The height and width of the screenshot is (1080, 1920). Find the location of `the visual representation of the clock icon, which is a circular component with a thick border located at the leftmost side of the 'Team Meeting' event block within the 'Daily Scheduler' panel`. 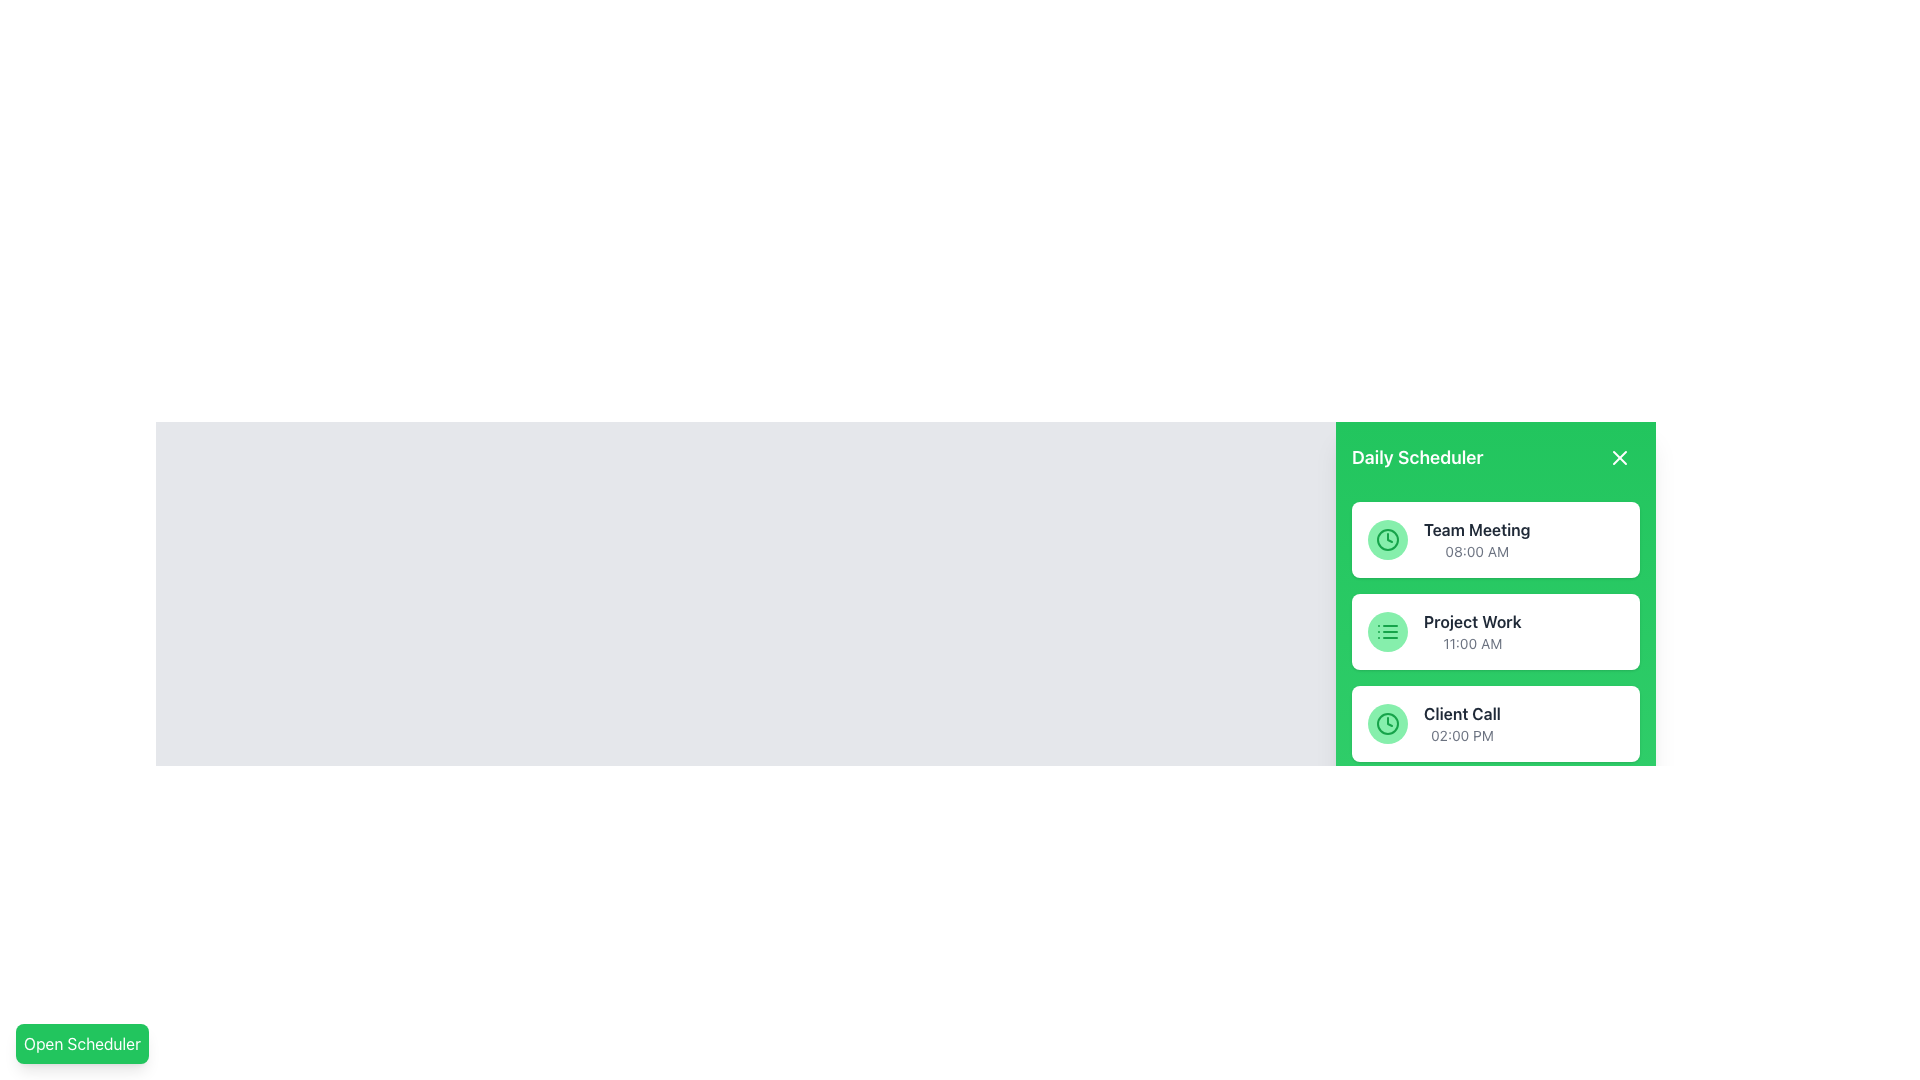

the visual representation of the clock icon, which is a circular component with a thick border located at the leftmost side of the 'Team Meeting' event block within the 'Daily Scheduler' panel is located at coordinates (1386, 540).